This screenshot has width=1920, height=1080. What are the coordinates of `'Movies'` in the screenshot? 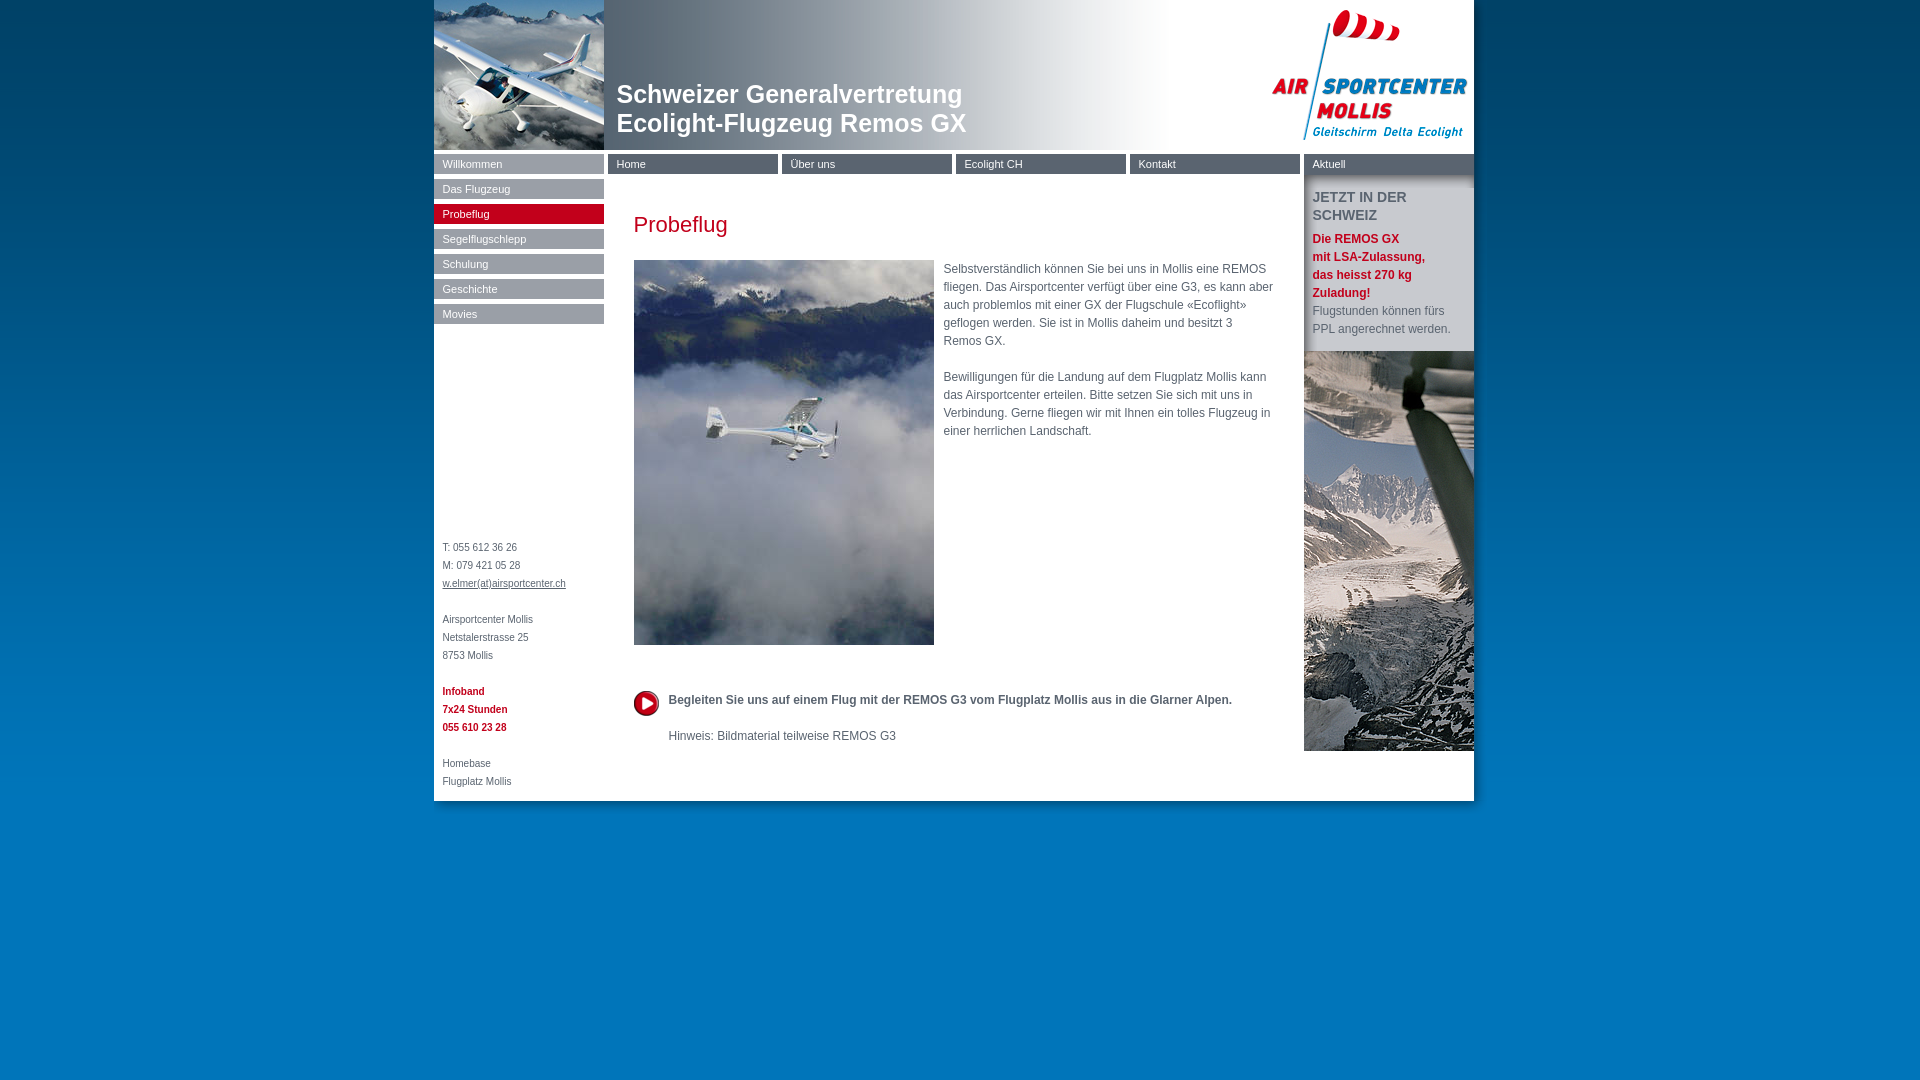 It's located at (518, 313).